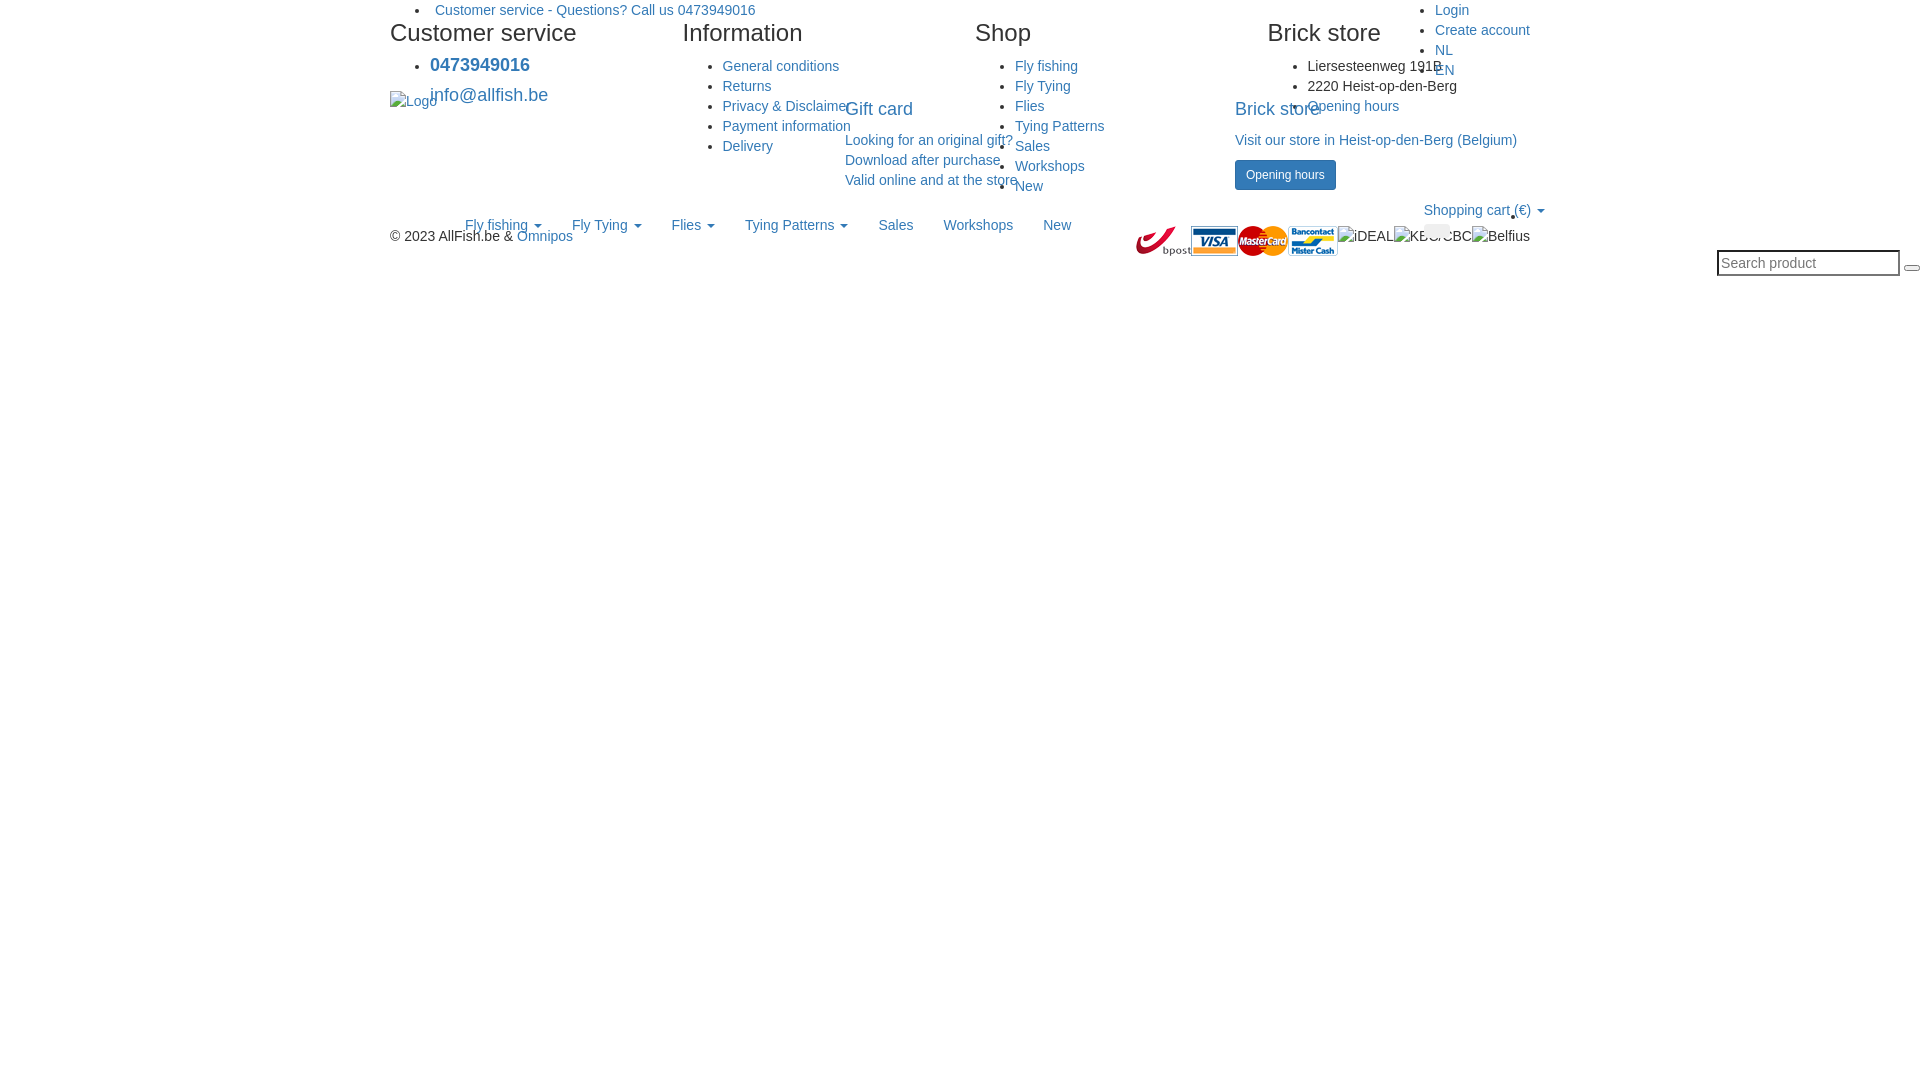 This screenshot has height=1080, width=1920. I want to click on 'New', so click(1028, 185).